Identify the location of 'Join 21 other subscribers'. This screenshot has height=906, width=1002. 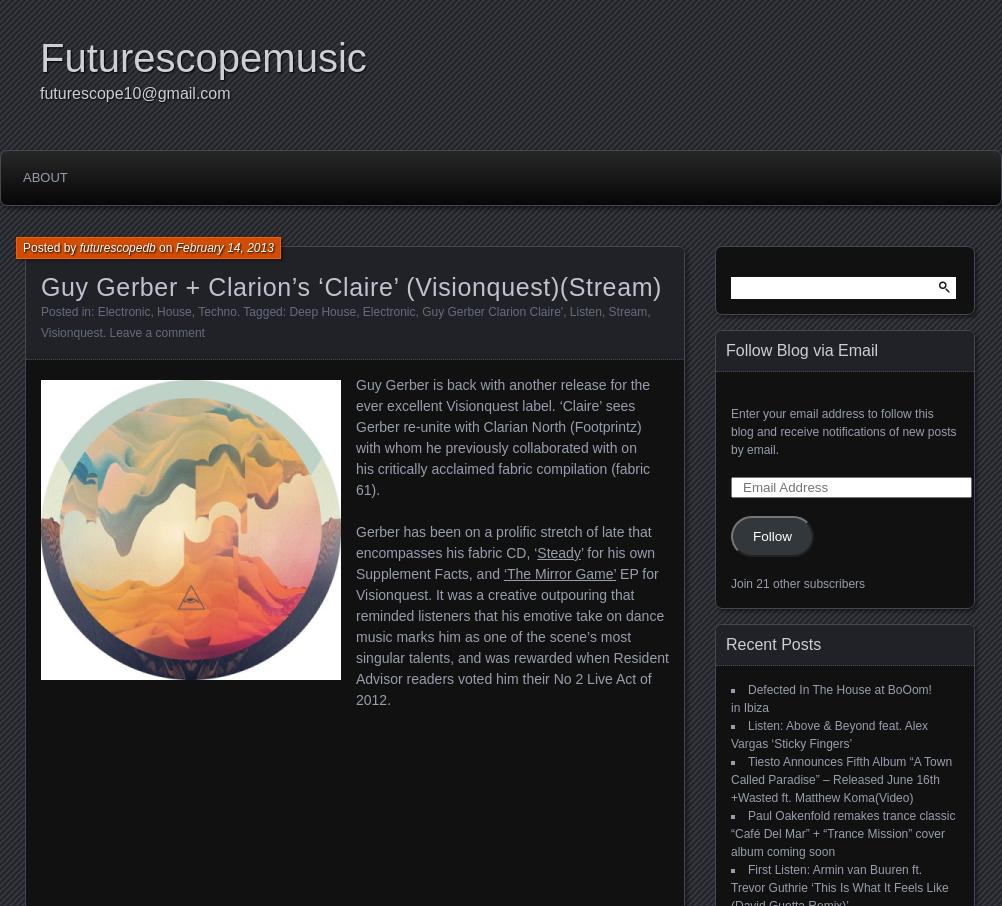
(796, 583).